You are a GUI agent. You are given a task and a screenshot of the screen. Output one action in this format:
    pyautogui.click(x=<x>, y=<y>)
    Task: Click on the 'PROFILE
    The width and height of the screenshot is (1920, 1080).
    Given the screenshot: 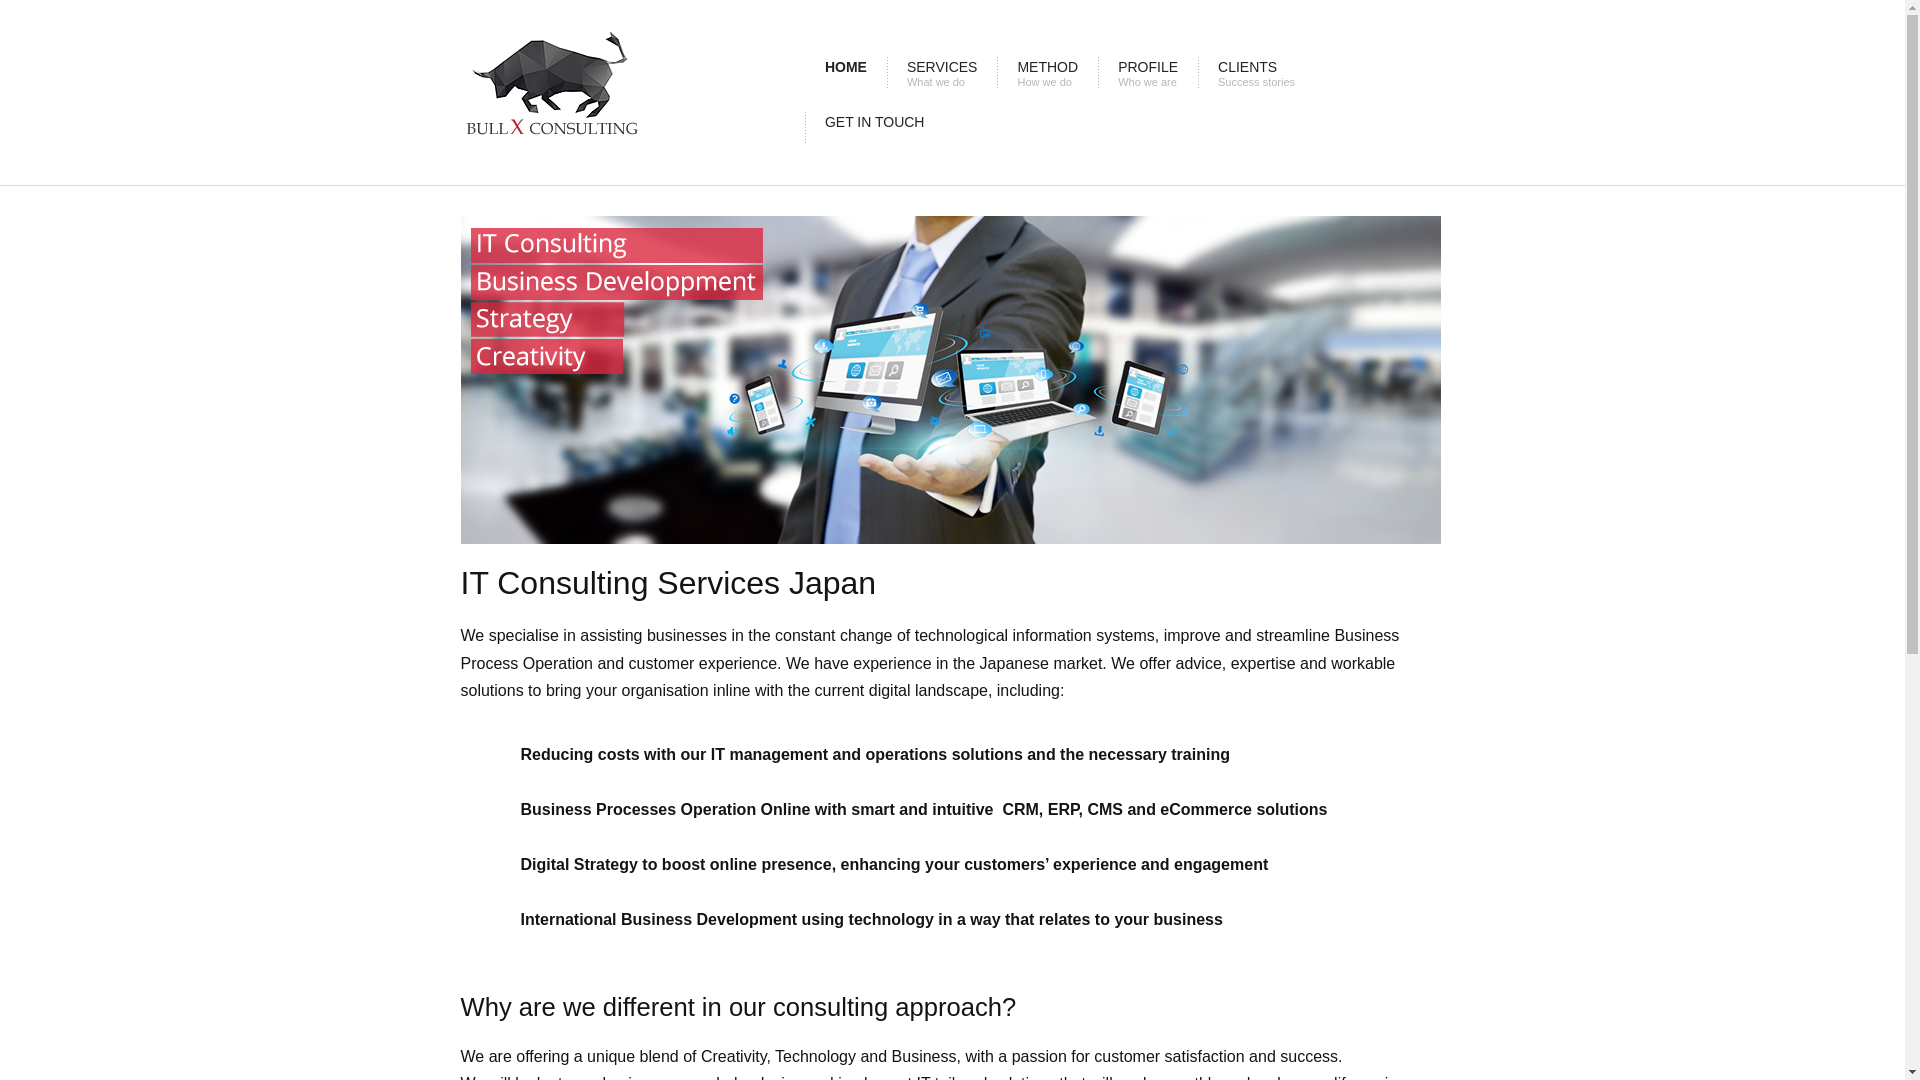 What is the action you would take?
    pyautogui.click(x=1097, y=71)
    